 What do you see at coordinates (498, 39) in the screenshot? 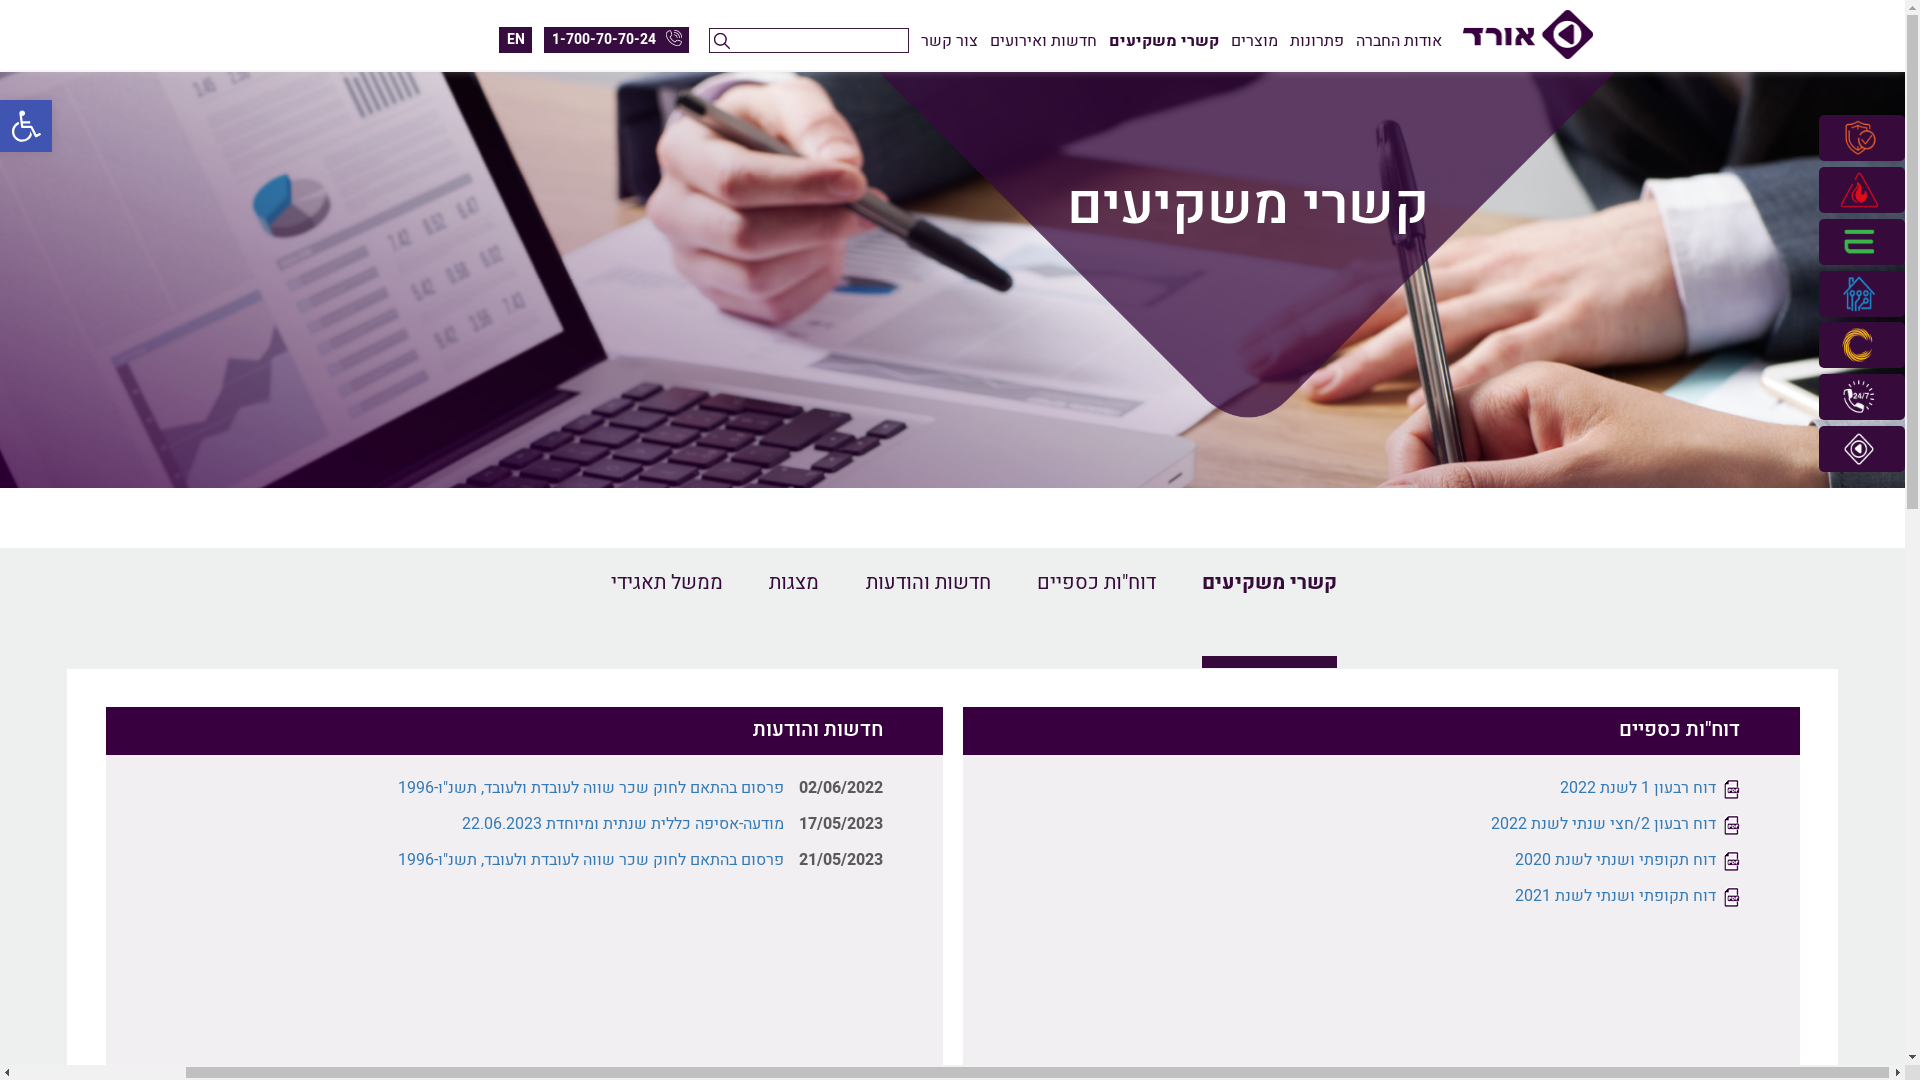
I see `'EN'` at bounding box center [498, 39].